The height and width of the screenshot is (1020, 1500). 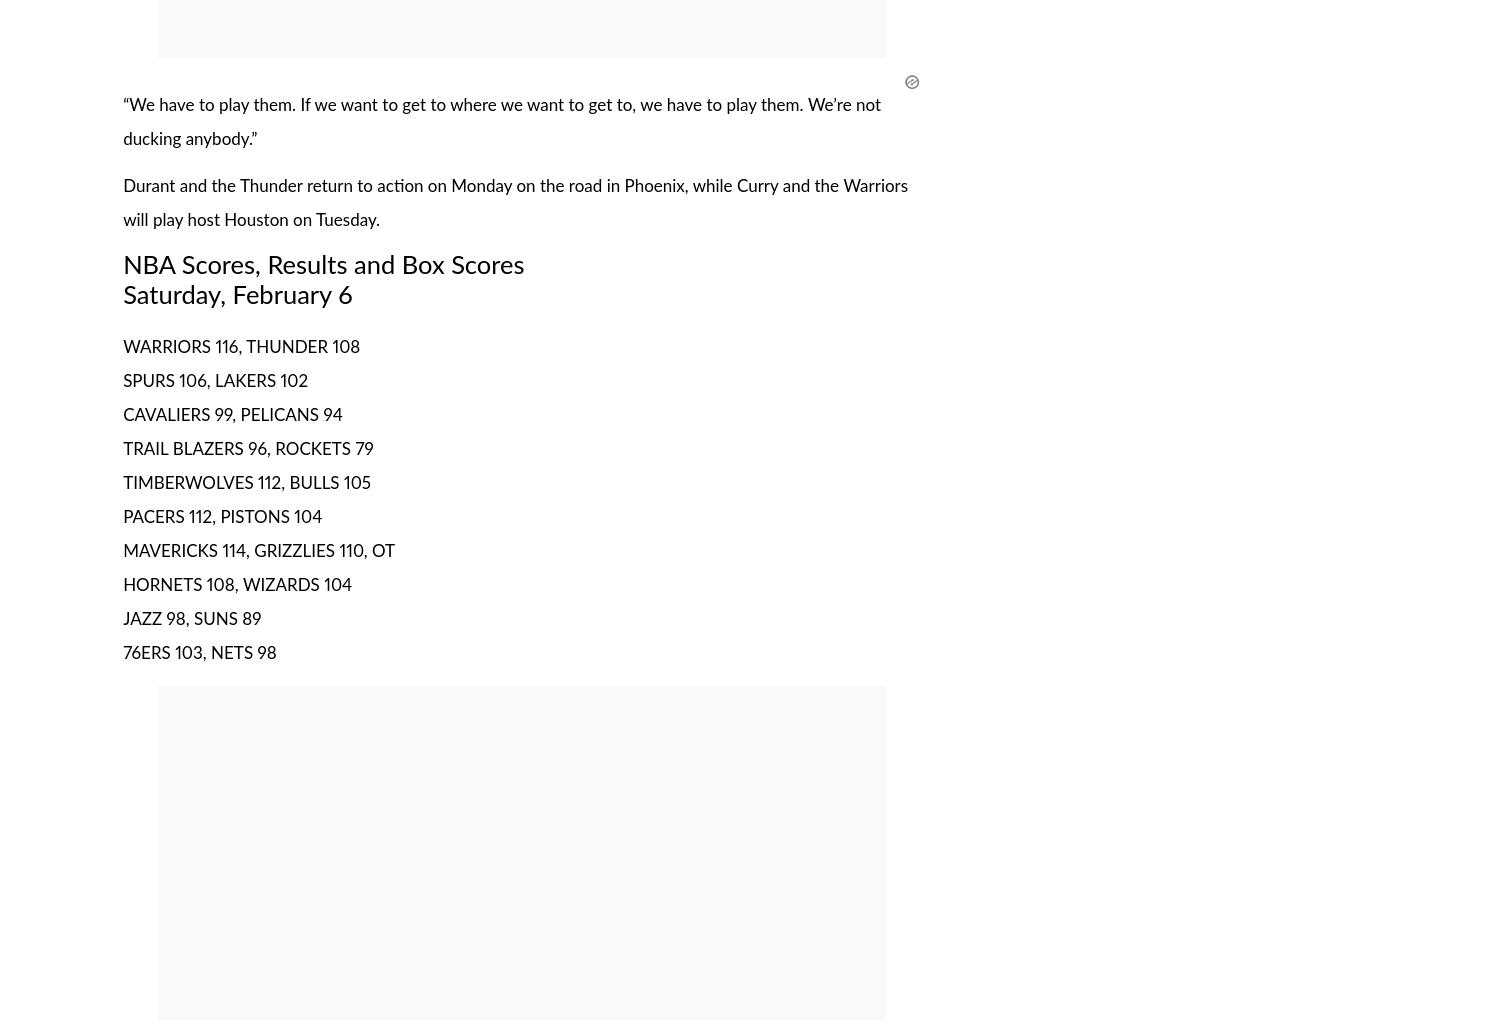 What do you see at coordinates (240, 346) in the screenshot?
I see `'WARRIORS 116, THUNDER 108'` at bounding box center [240, 346].